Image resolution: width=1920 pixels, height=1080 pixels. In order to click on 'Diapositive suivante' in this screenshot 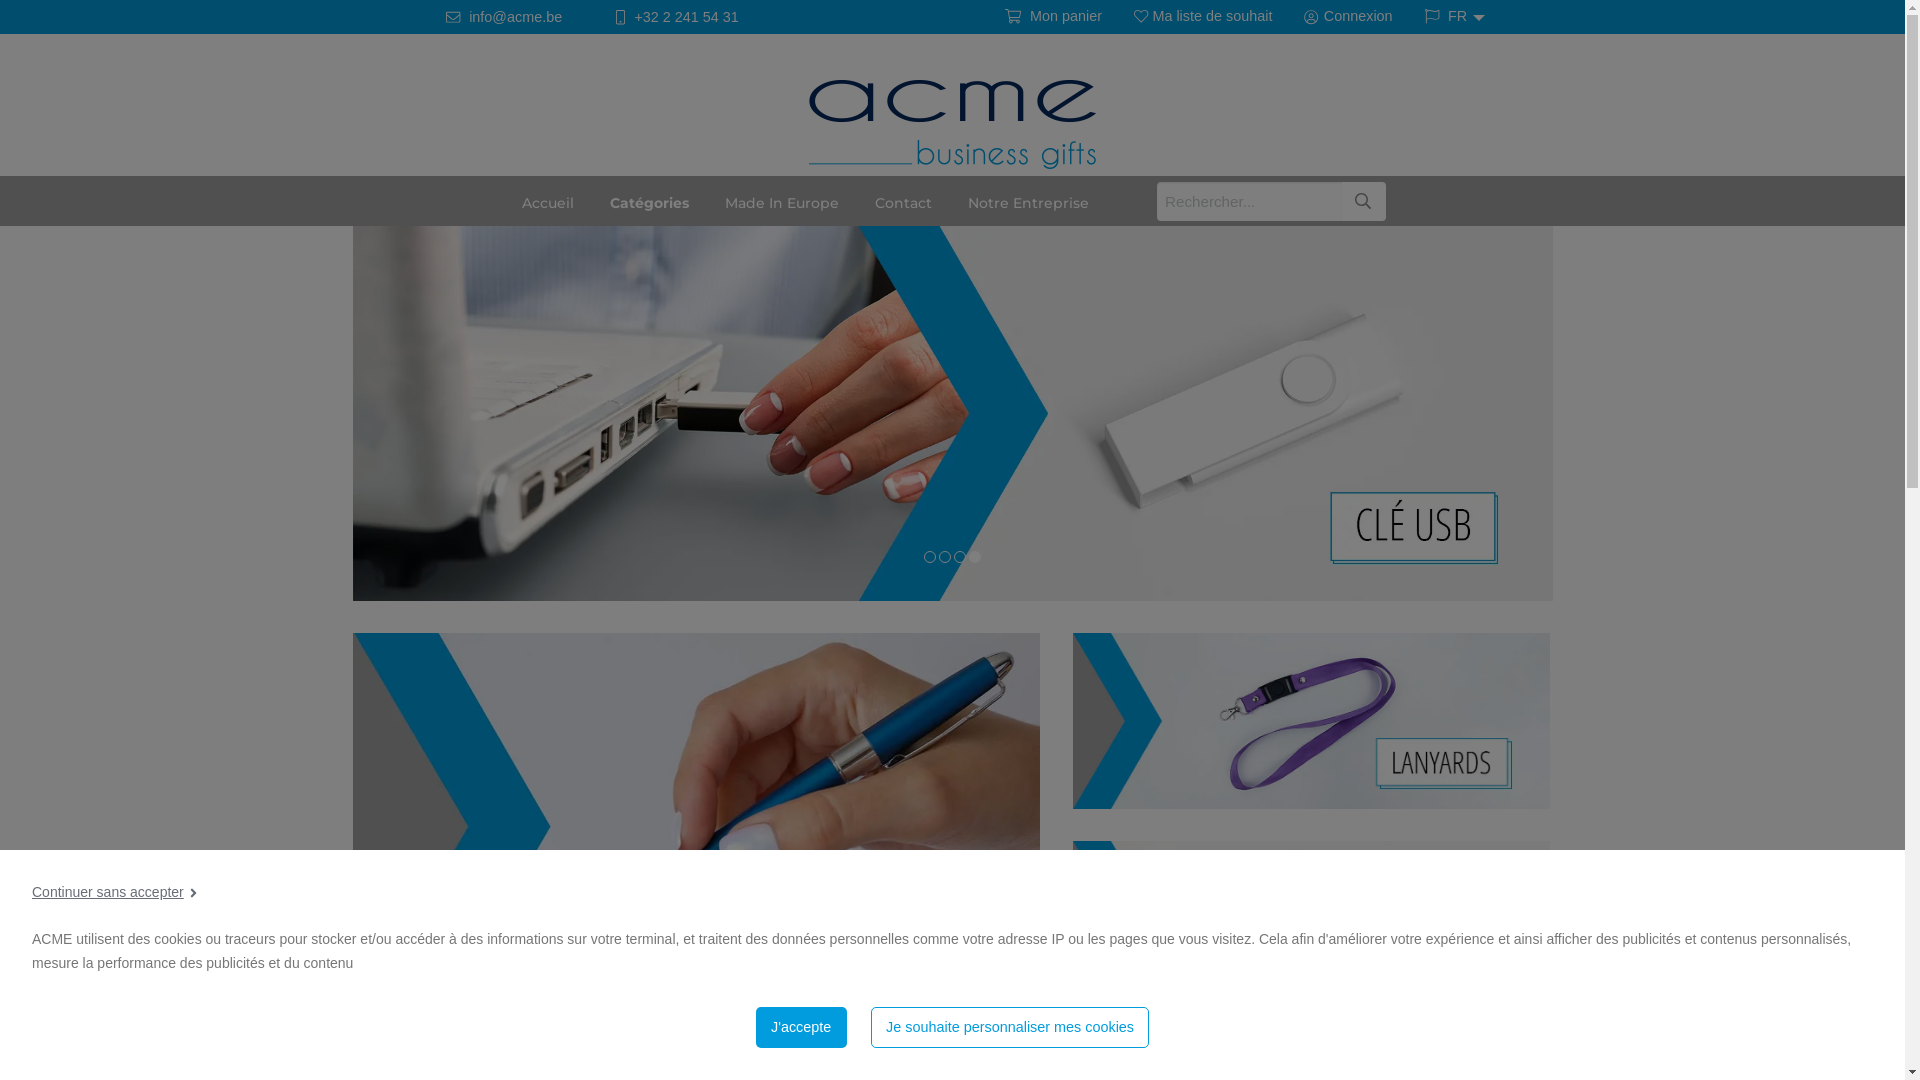, I will do `click(1882, 397)`.